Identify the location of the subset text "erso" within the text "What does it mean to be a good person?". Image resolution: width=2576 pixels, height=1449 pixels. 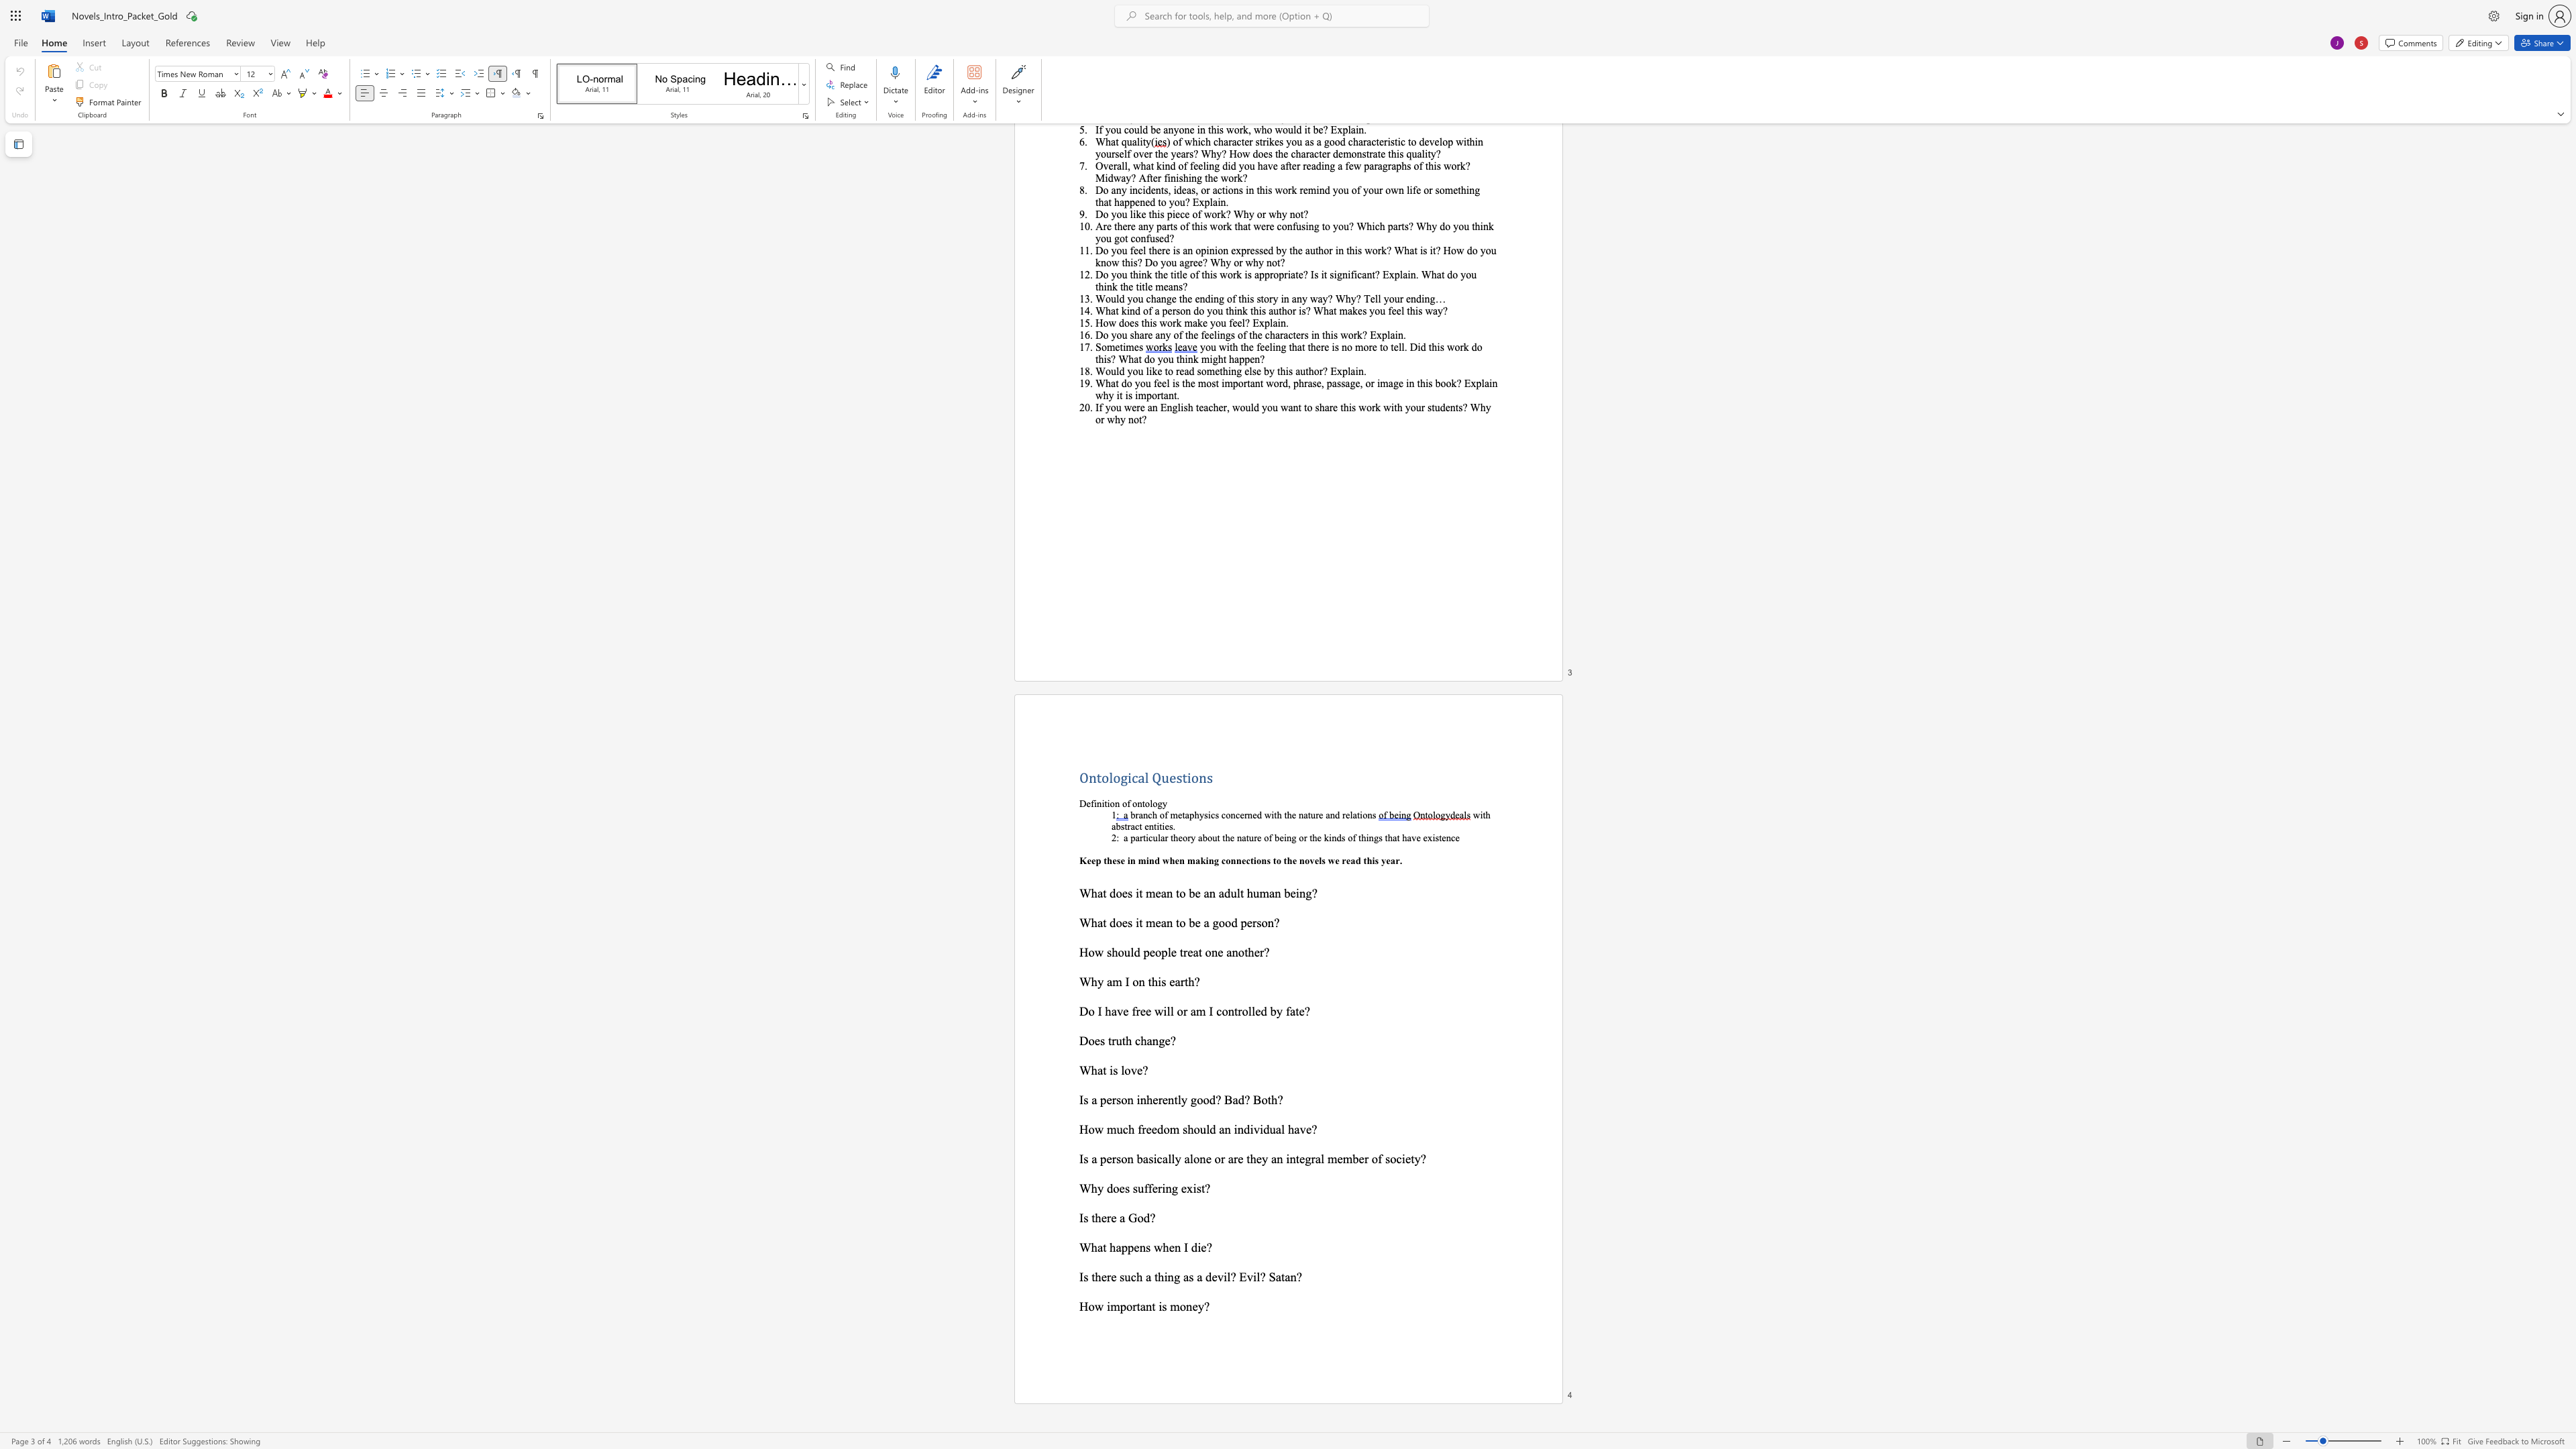
(1245, 922).